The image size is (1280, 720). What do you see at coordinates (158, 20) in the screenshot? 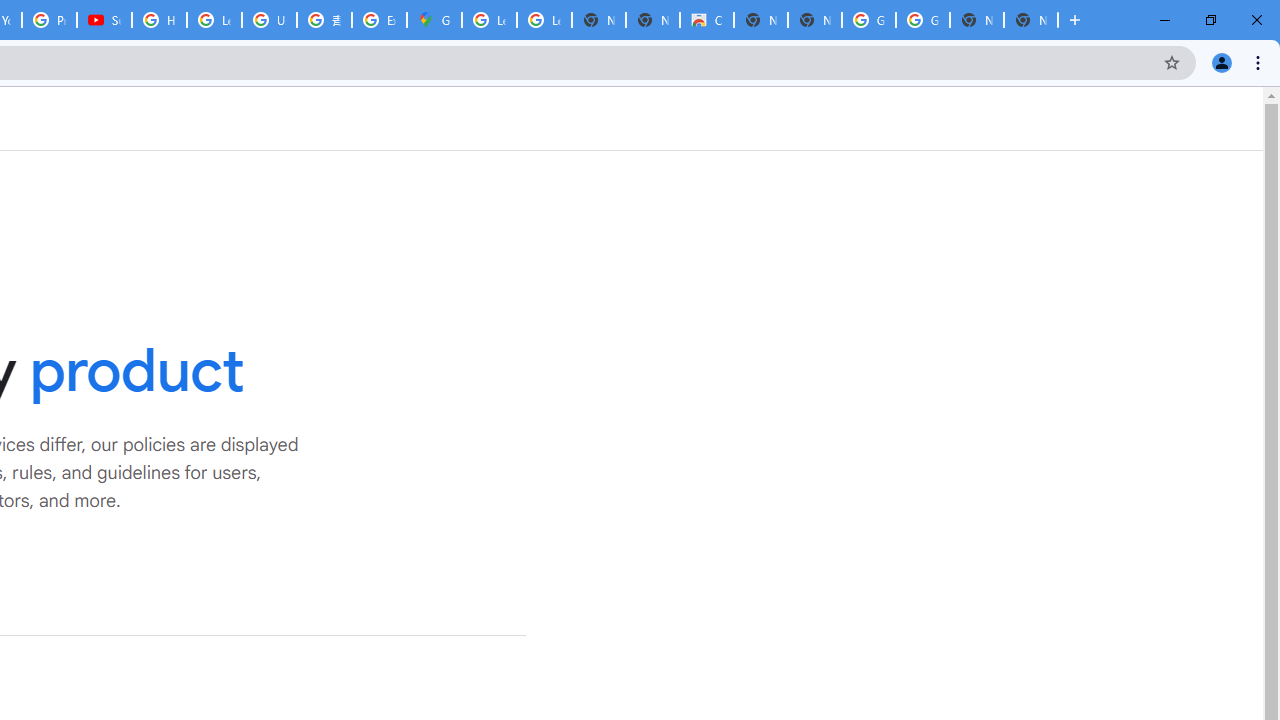
I see `'How Chrome protects your passwords - Google Chrome Help'` at bounding box center [158, 20].